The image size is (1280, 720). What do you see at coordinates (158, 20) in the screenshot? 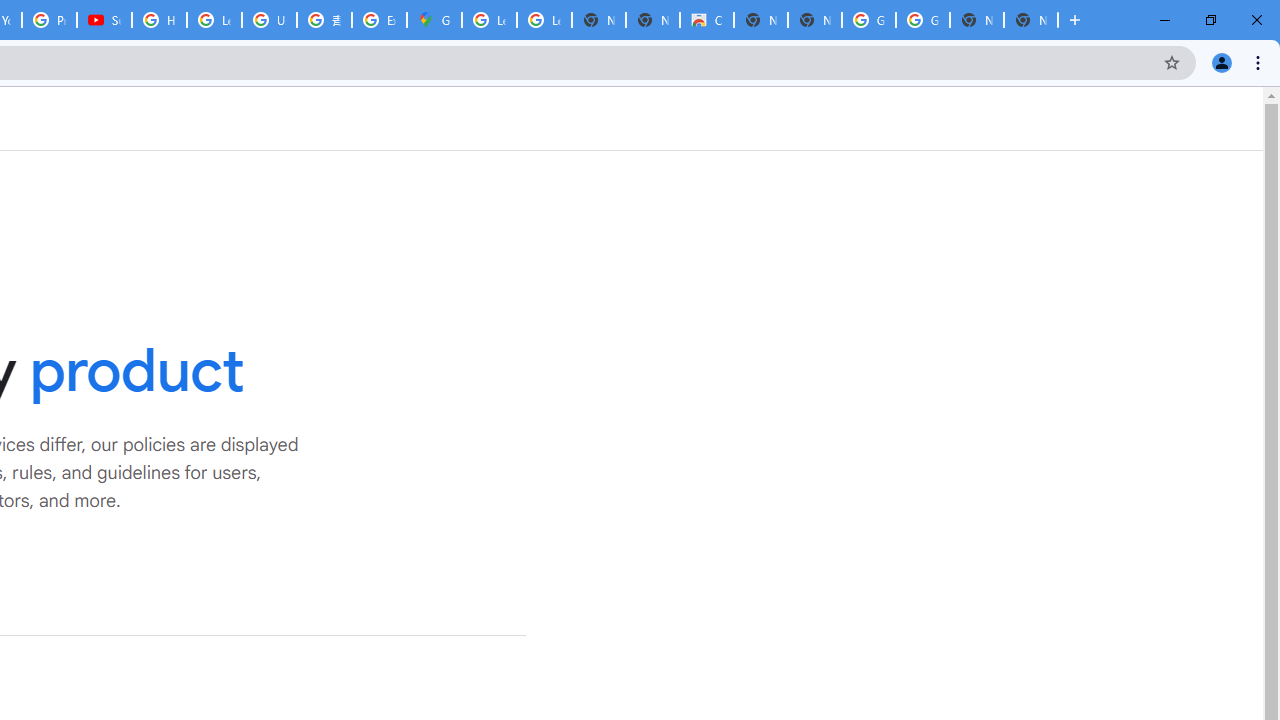
I see `'How Chrome protects your passwords - Google Chrome Help'` at bounding box center [158, 20].